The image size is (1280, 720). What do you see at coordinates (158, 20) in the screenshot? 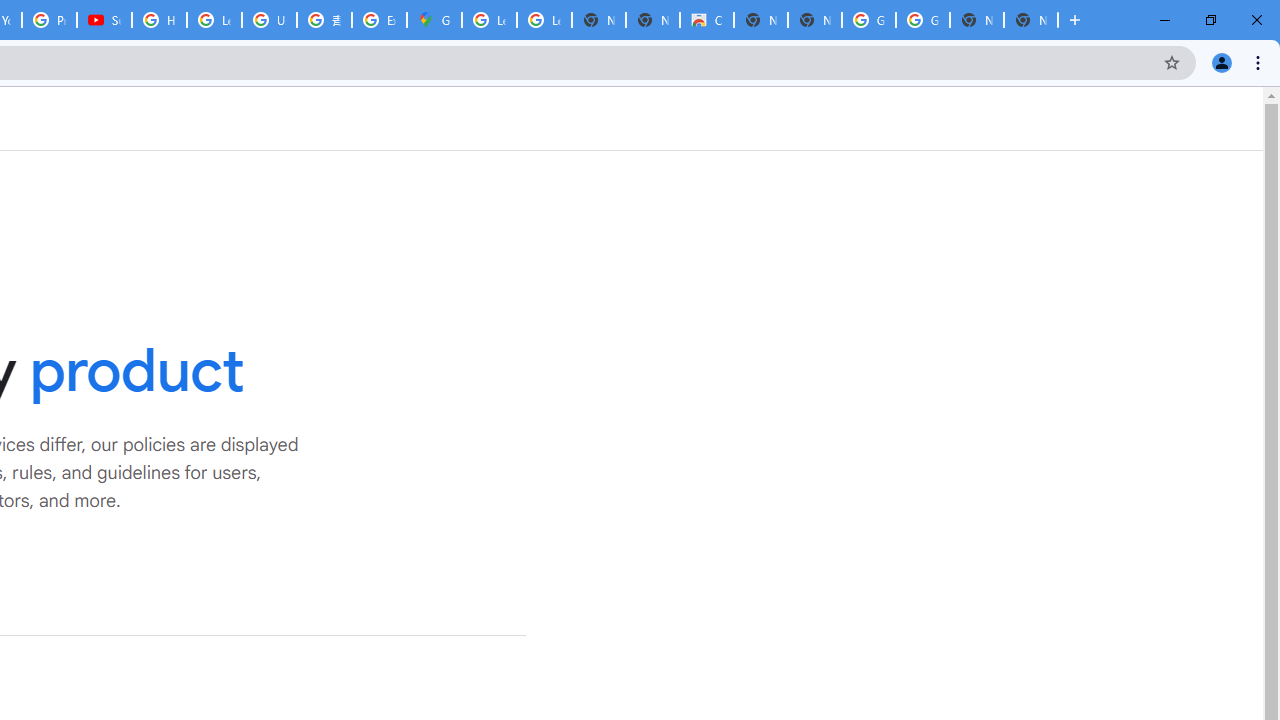
I see `'How Chrome protects your passwords - Google Chrome Help'` at bounding box center [158, 20].